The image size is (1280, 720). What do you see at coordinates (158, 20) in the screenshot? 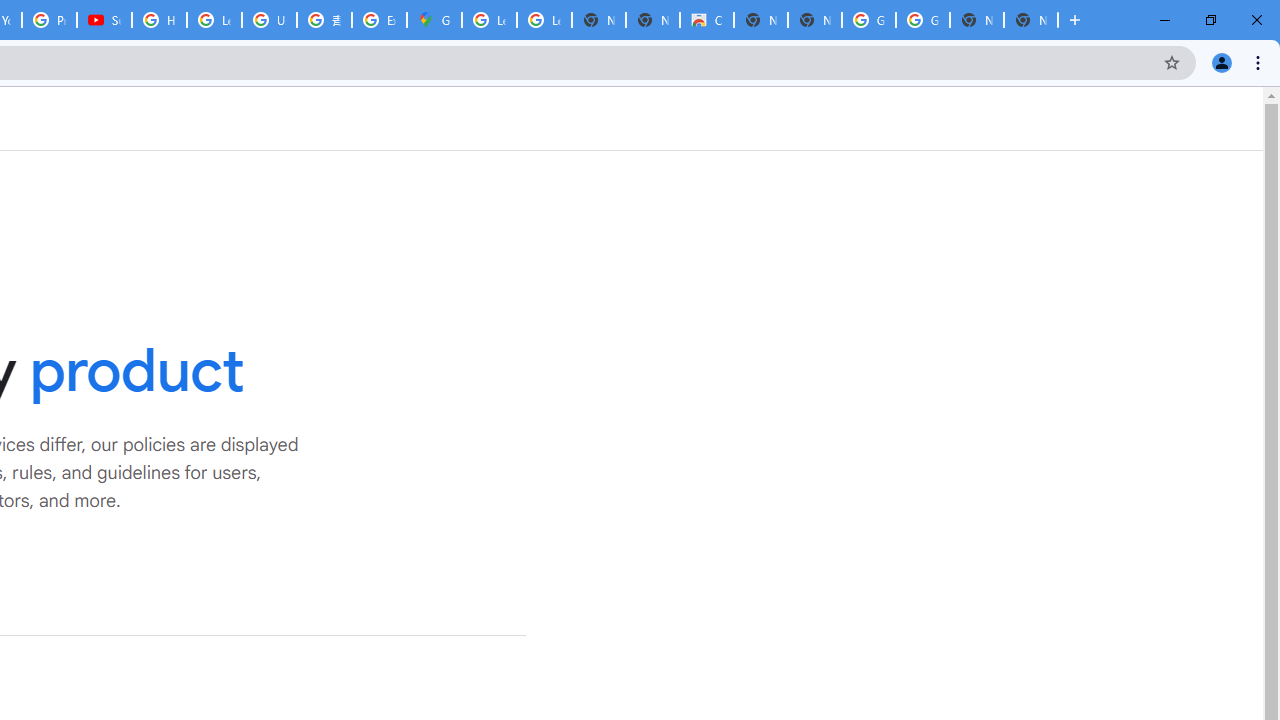
I see `'How Chrome protects your passwords - Google Chrome Help'` at bounding box center [158, 20].